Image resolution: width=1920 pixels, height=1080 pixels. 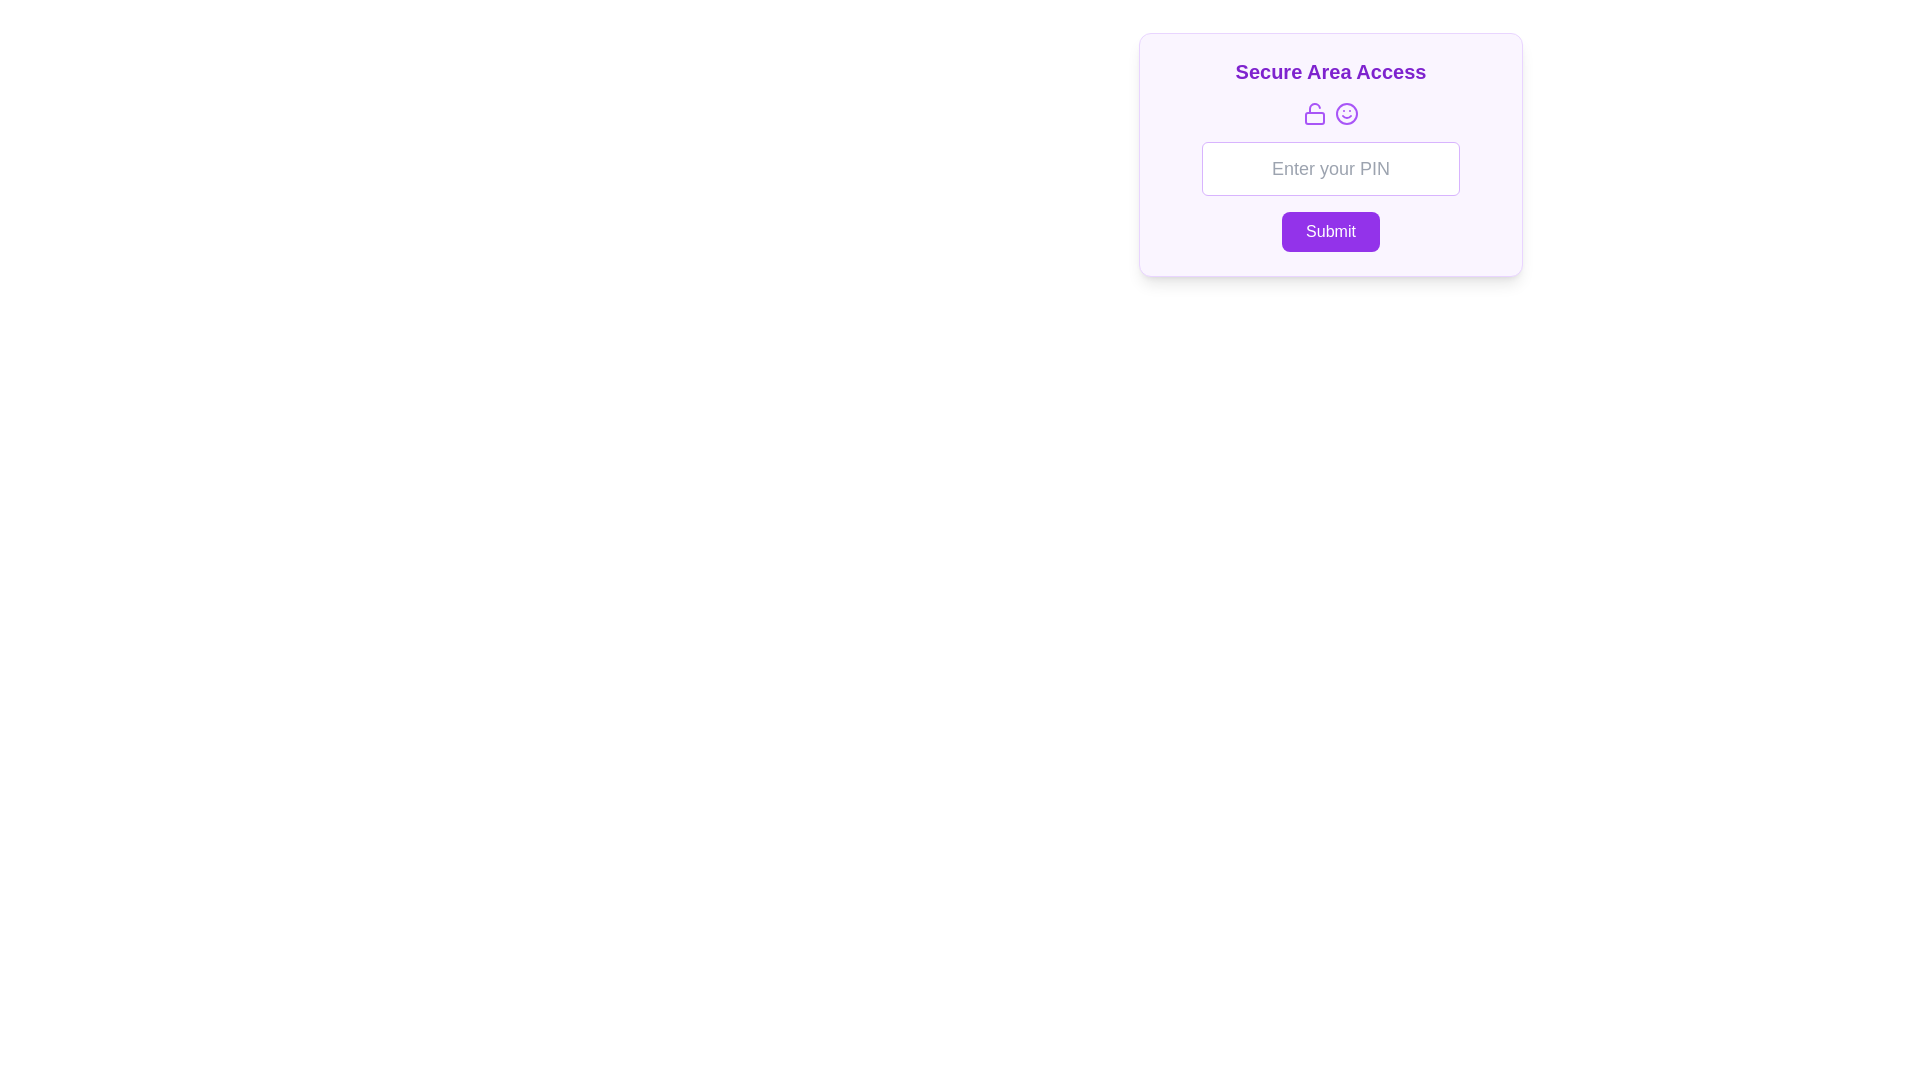 I want to click on on the Password input field located in the 'Secure Area Access' card, so click(x=1330, y=168).